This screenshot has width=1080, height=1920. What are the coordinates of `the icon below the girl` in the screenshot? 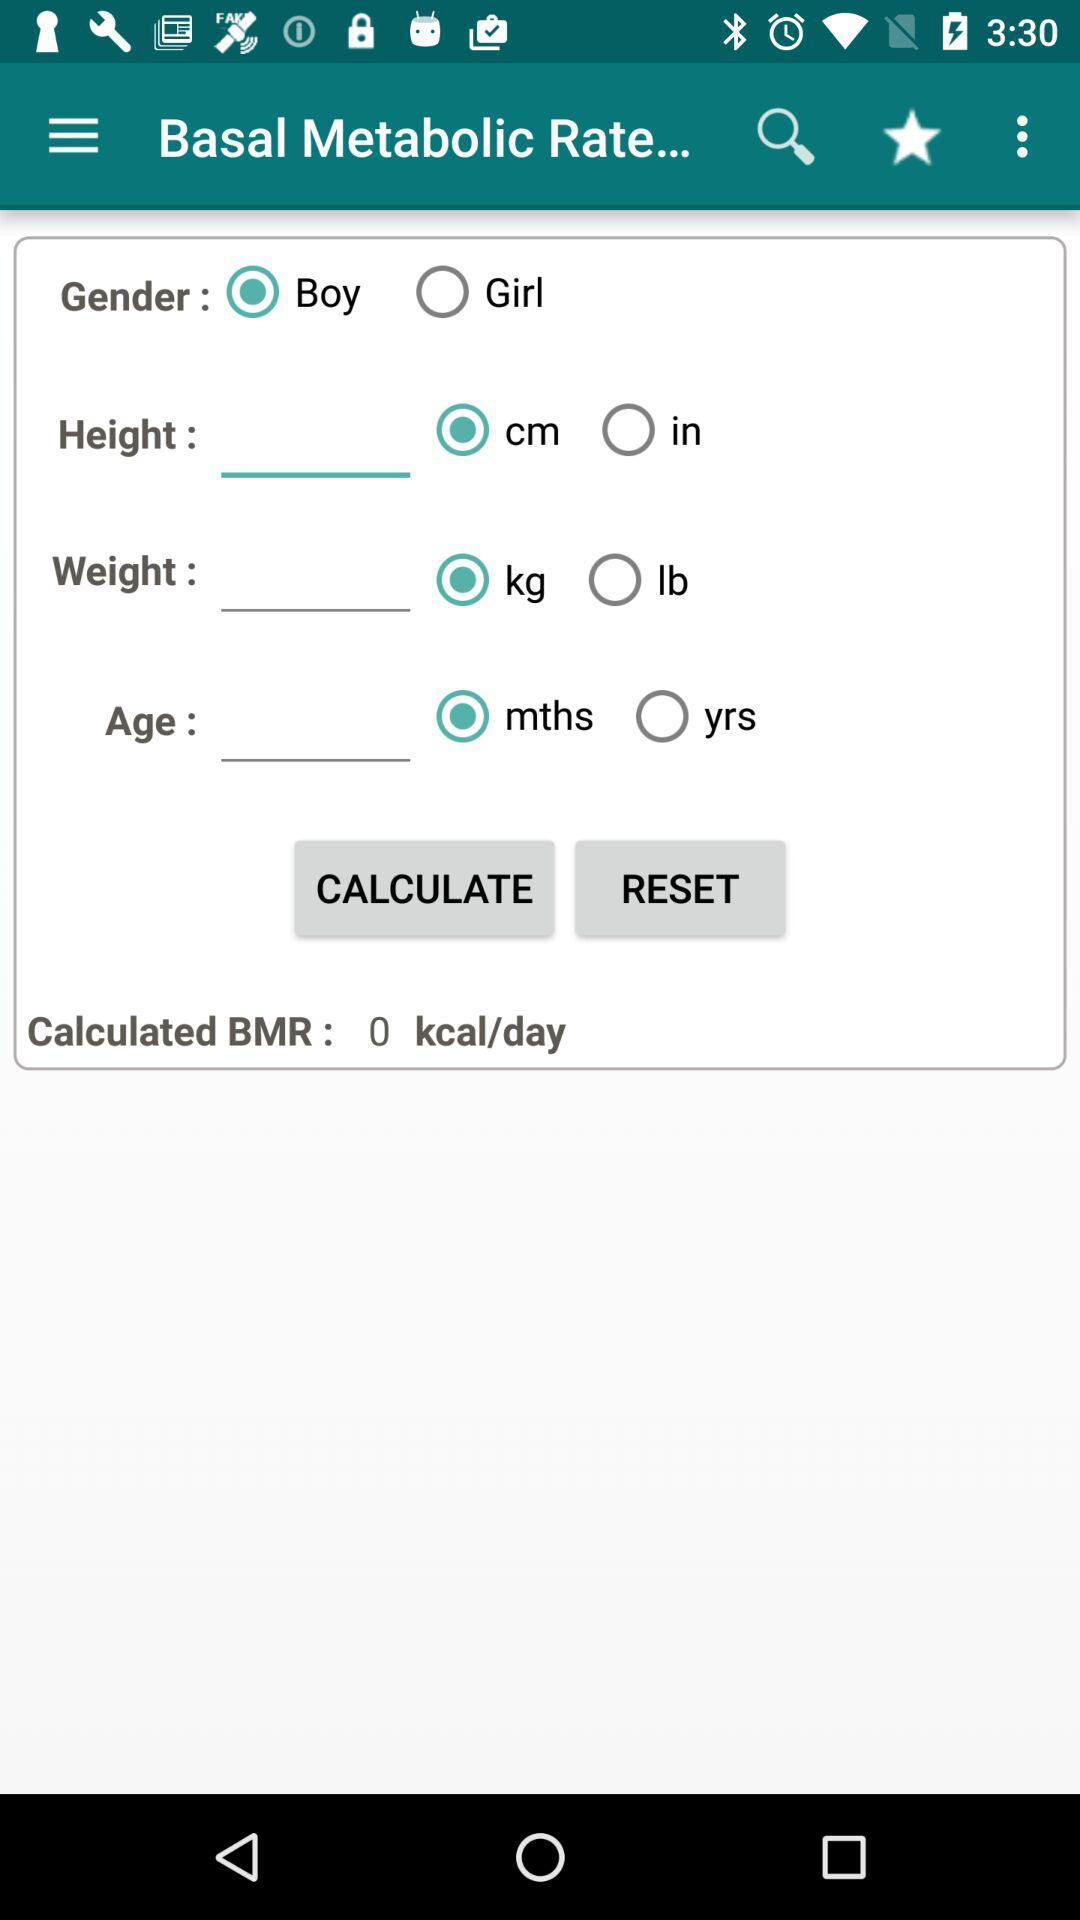 It's located at (490, 428).